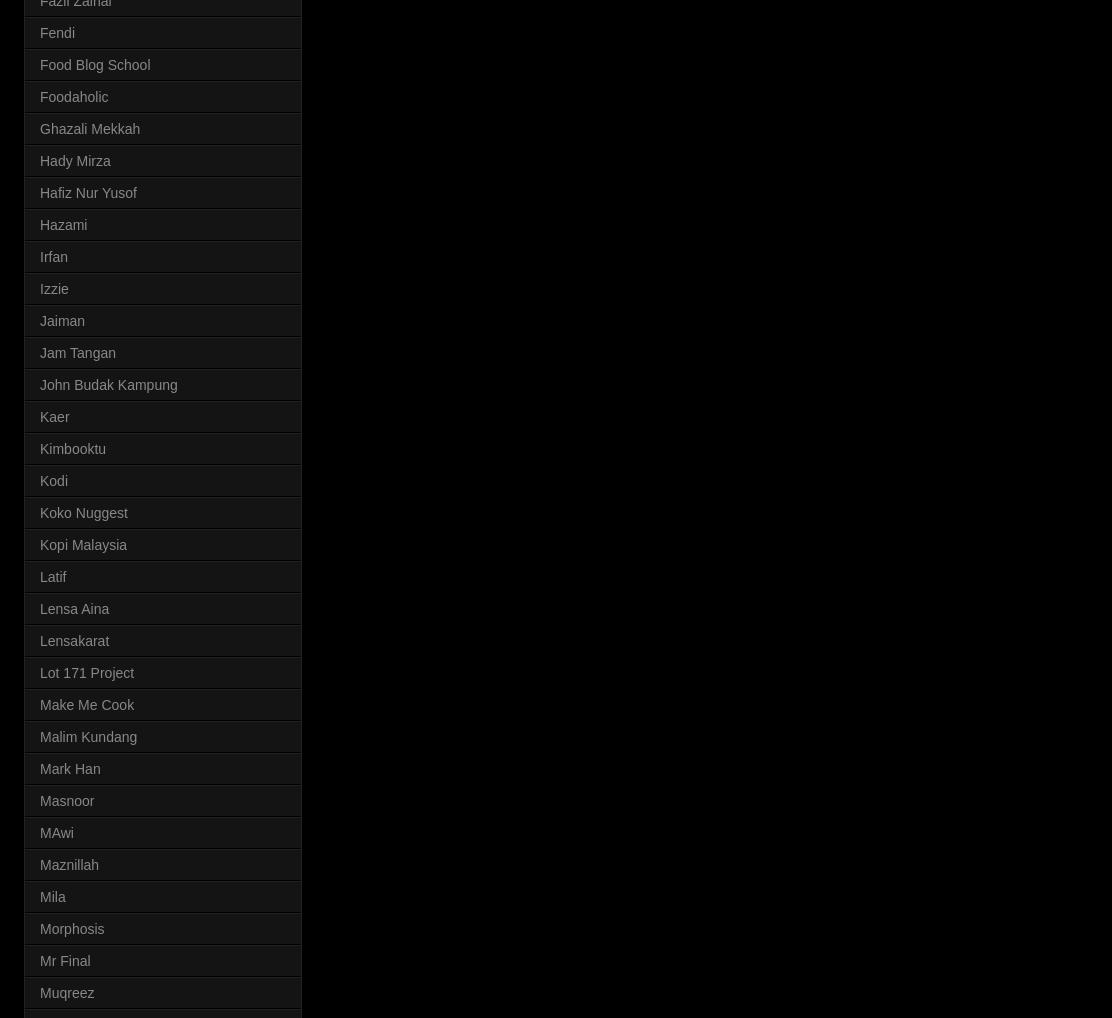  I want to click on 'Fendi', so click(57, 30).